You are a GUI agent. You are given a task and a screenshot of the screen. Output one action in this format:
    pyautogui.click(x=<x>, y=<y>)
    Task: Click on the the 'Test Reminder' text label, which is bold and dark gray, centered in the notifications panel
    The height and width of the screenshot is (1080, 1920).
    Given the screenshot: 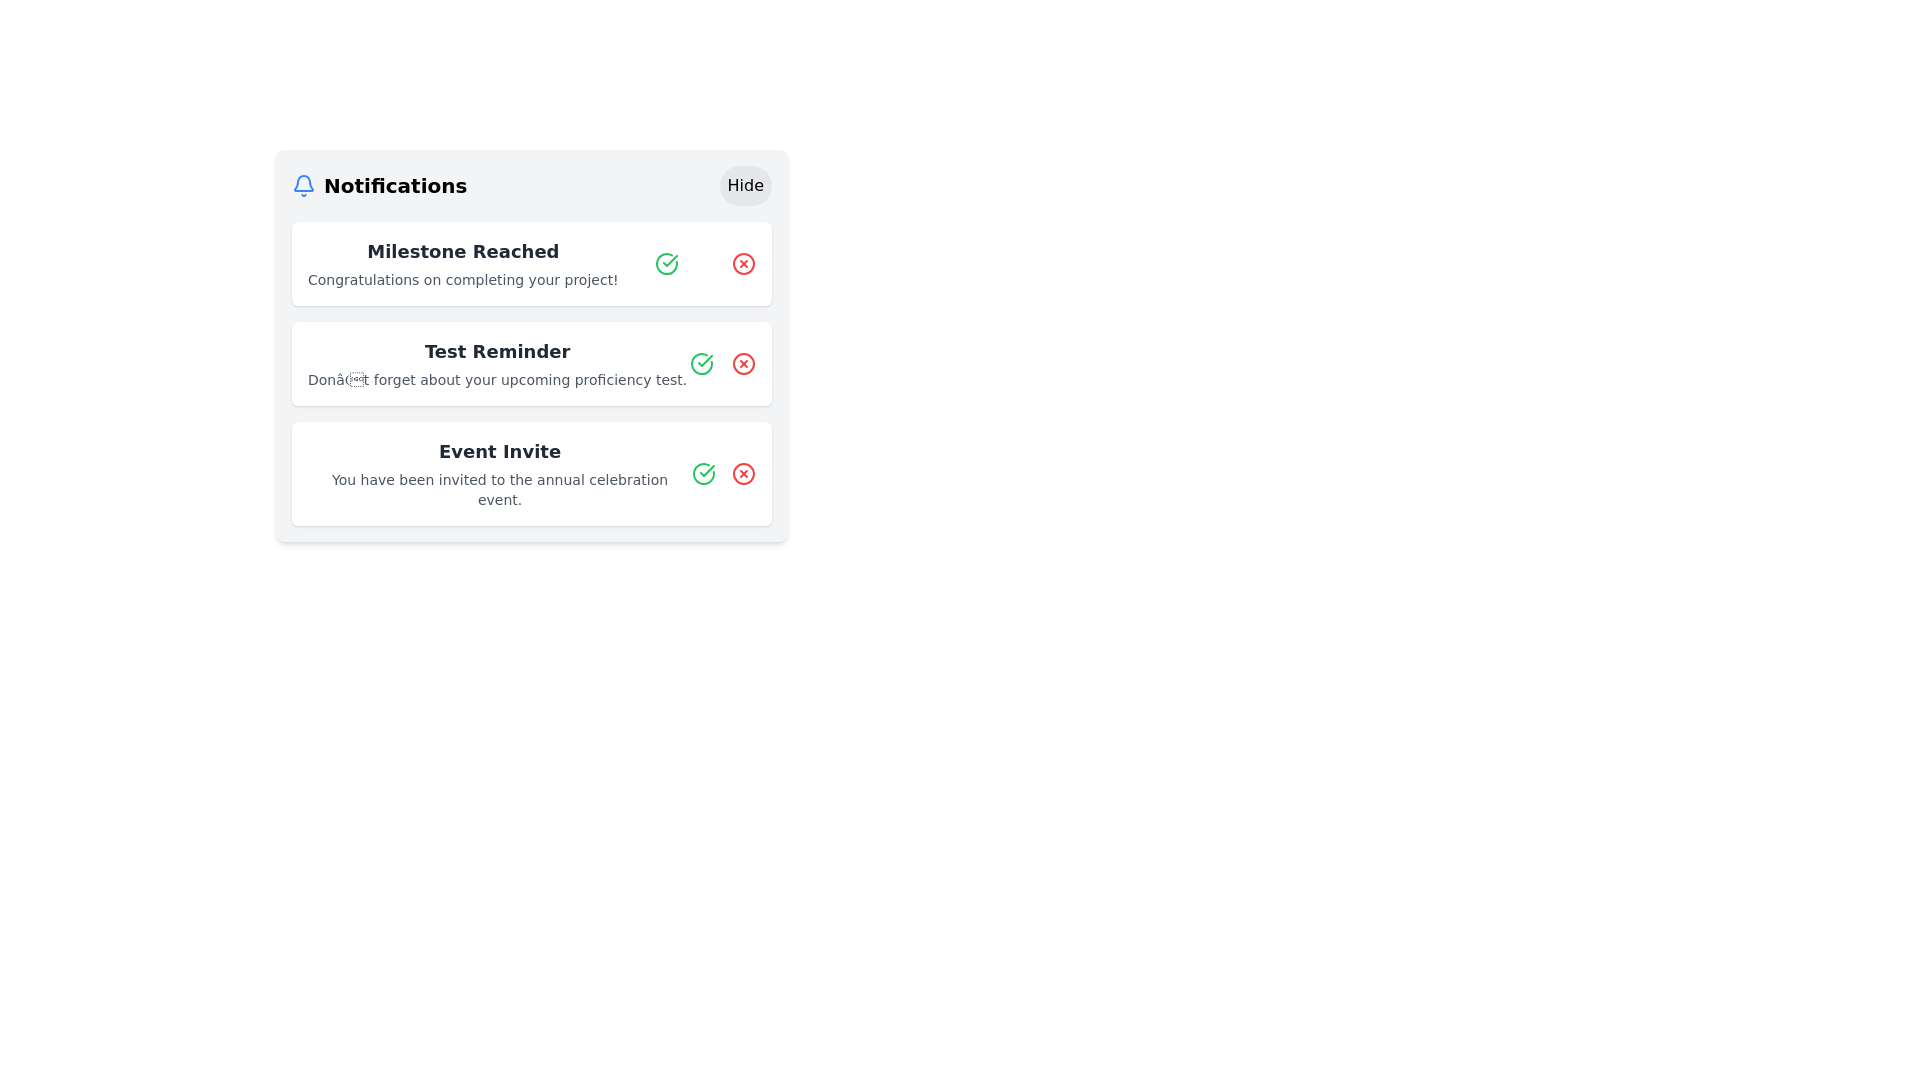 What is the action you would take?
    pyautogui.click(x=497, y=350)
    